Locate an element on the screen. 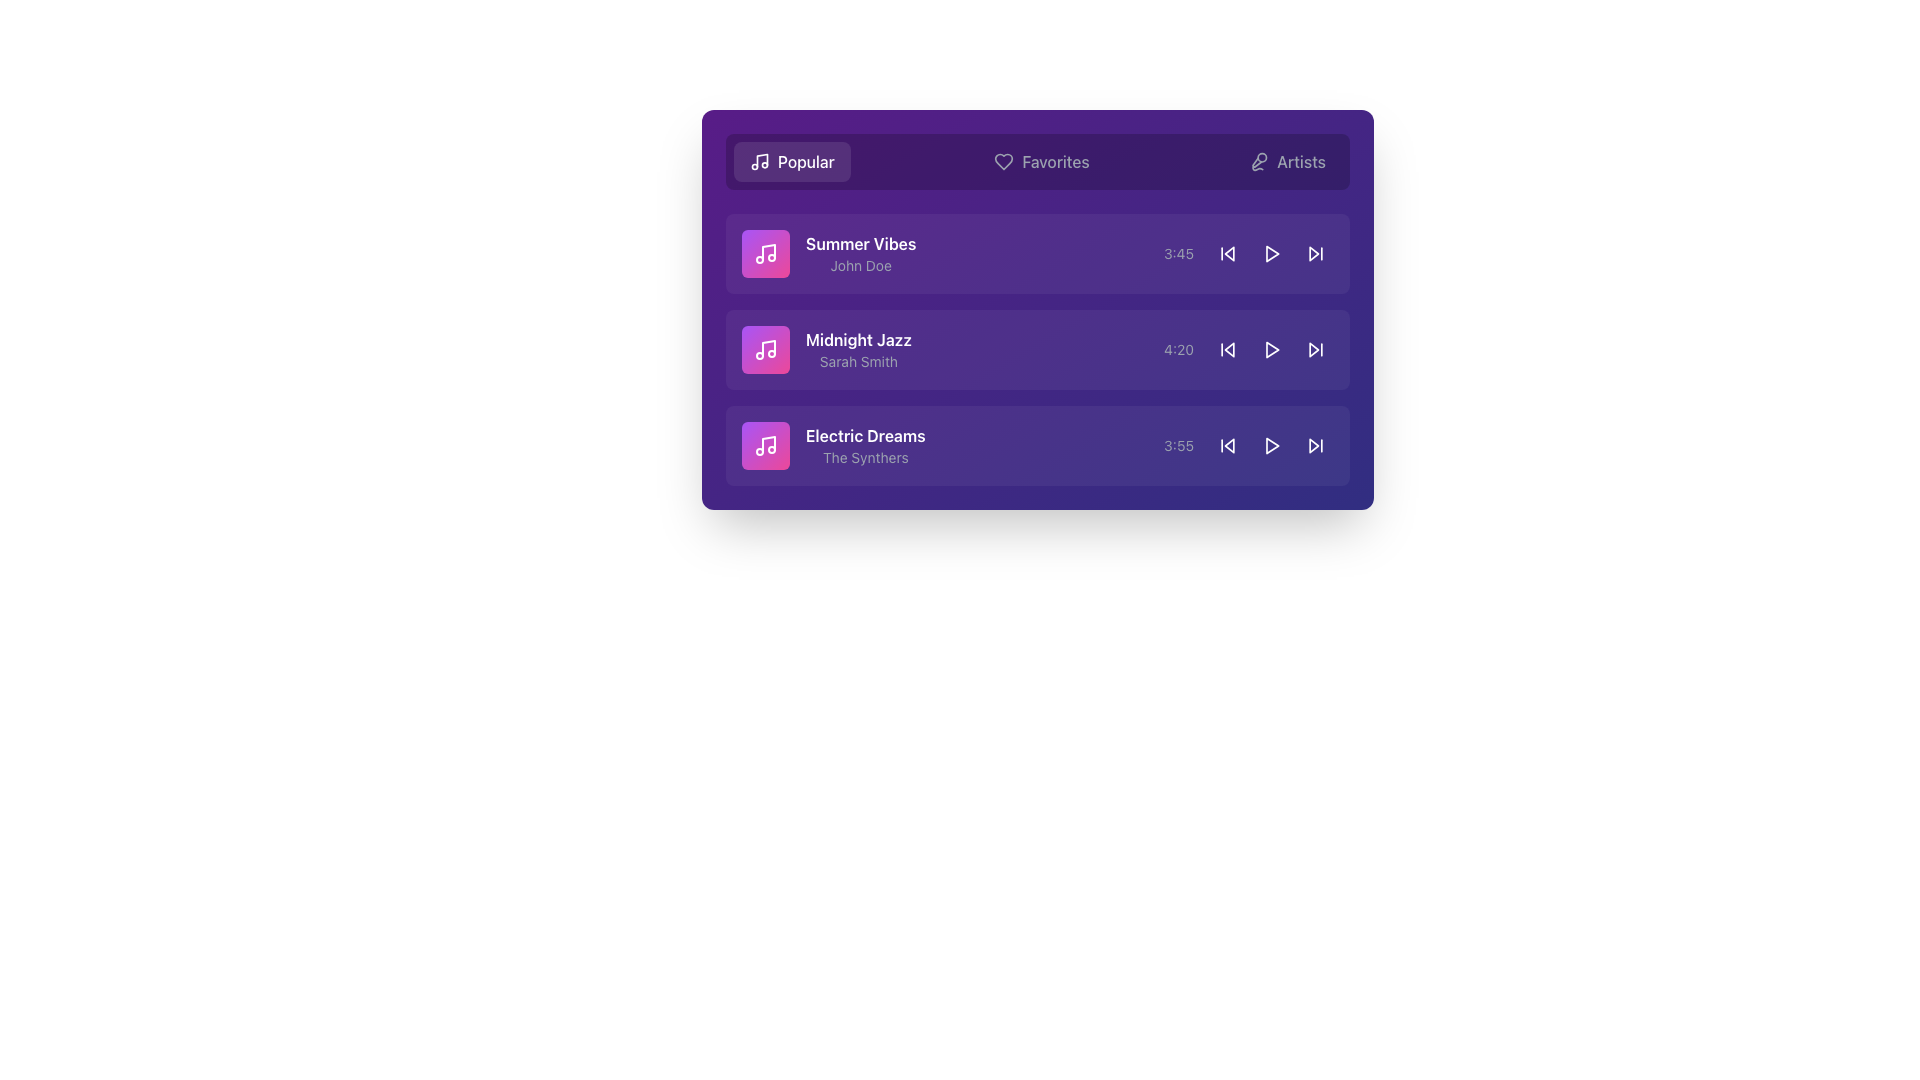 The image size is (1920, 1080). the 'Skip forward' button located at the far right side of the second row in the song list is located at coordinates (1315, 253).